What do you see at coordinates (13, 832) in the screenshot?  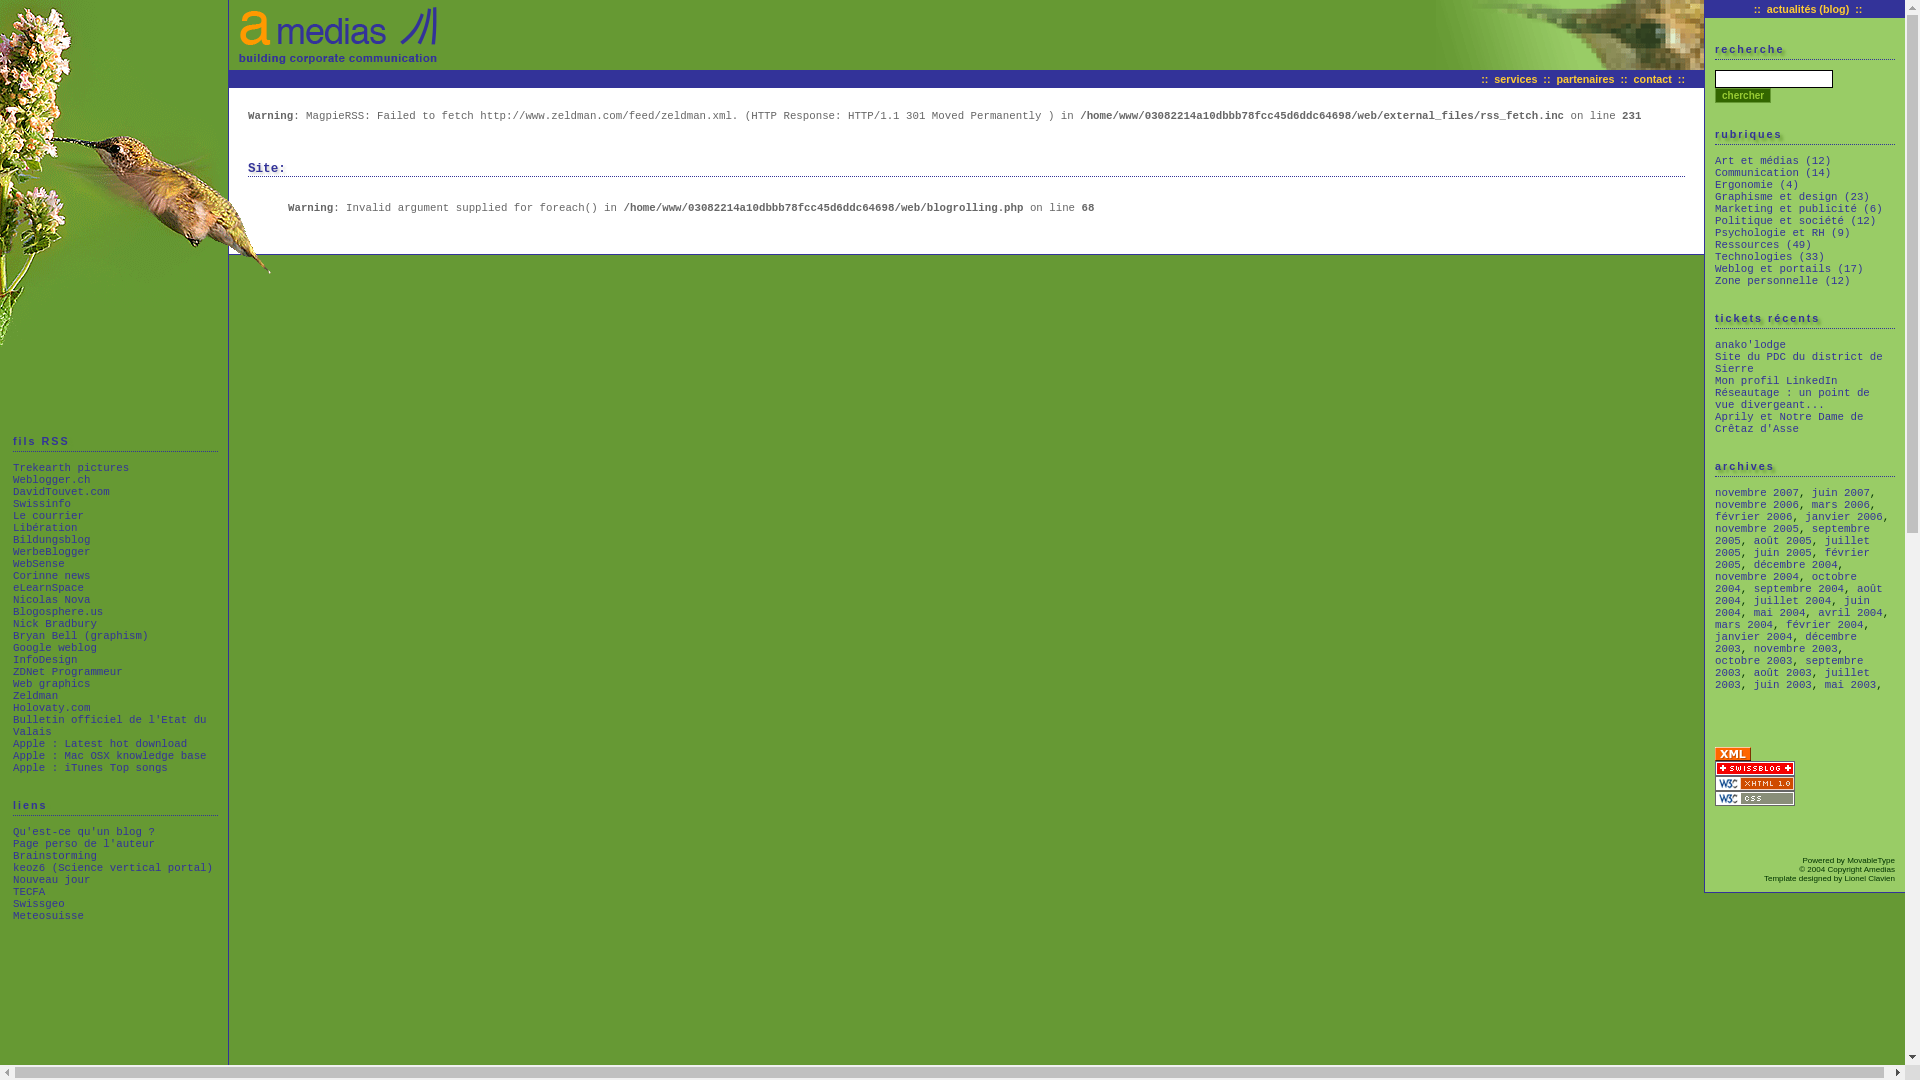 I see `'Qu'est-ce qu'un blog ?'` at bounding box center [13, 832].